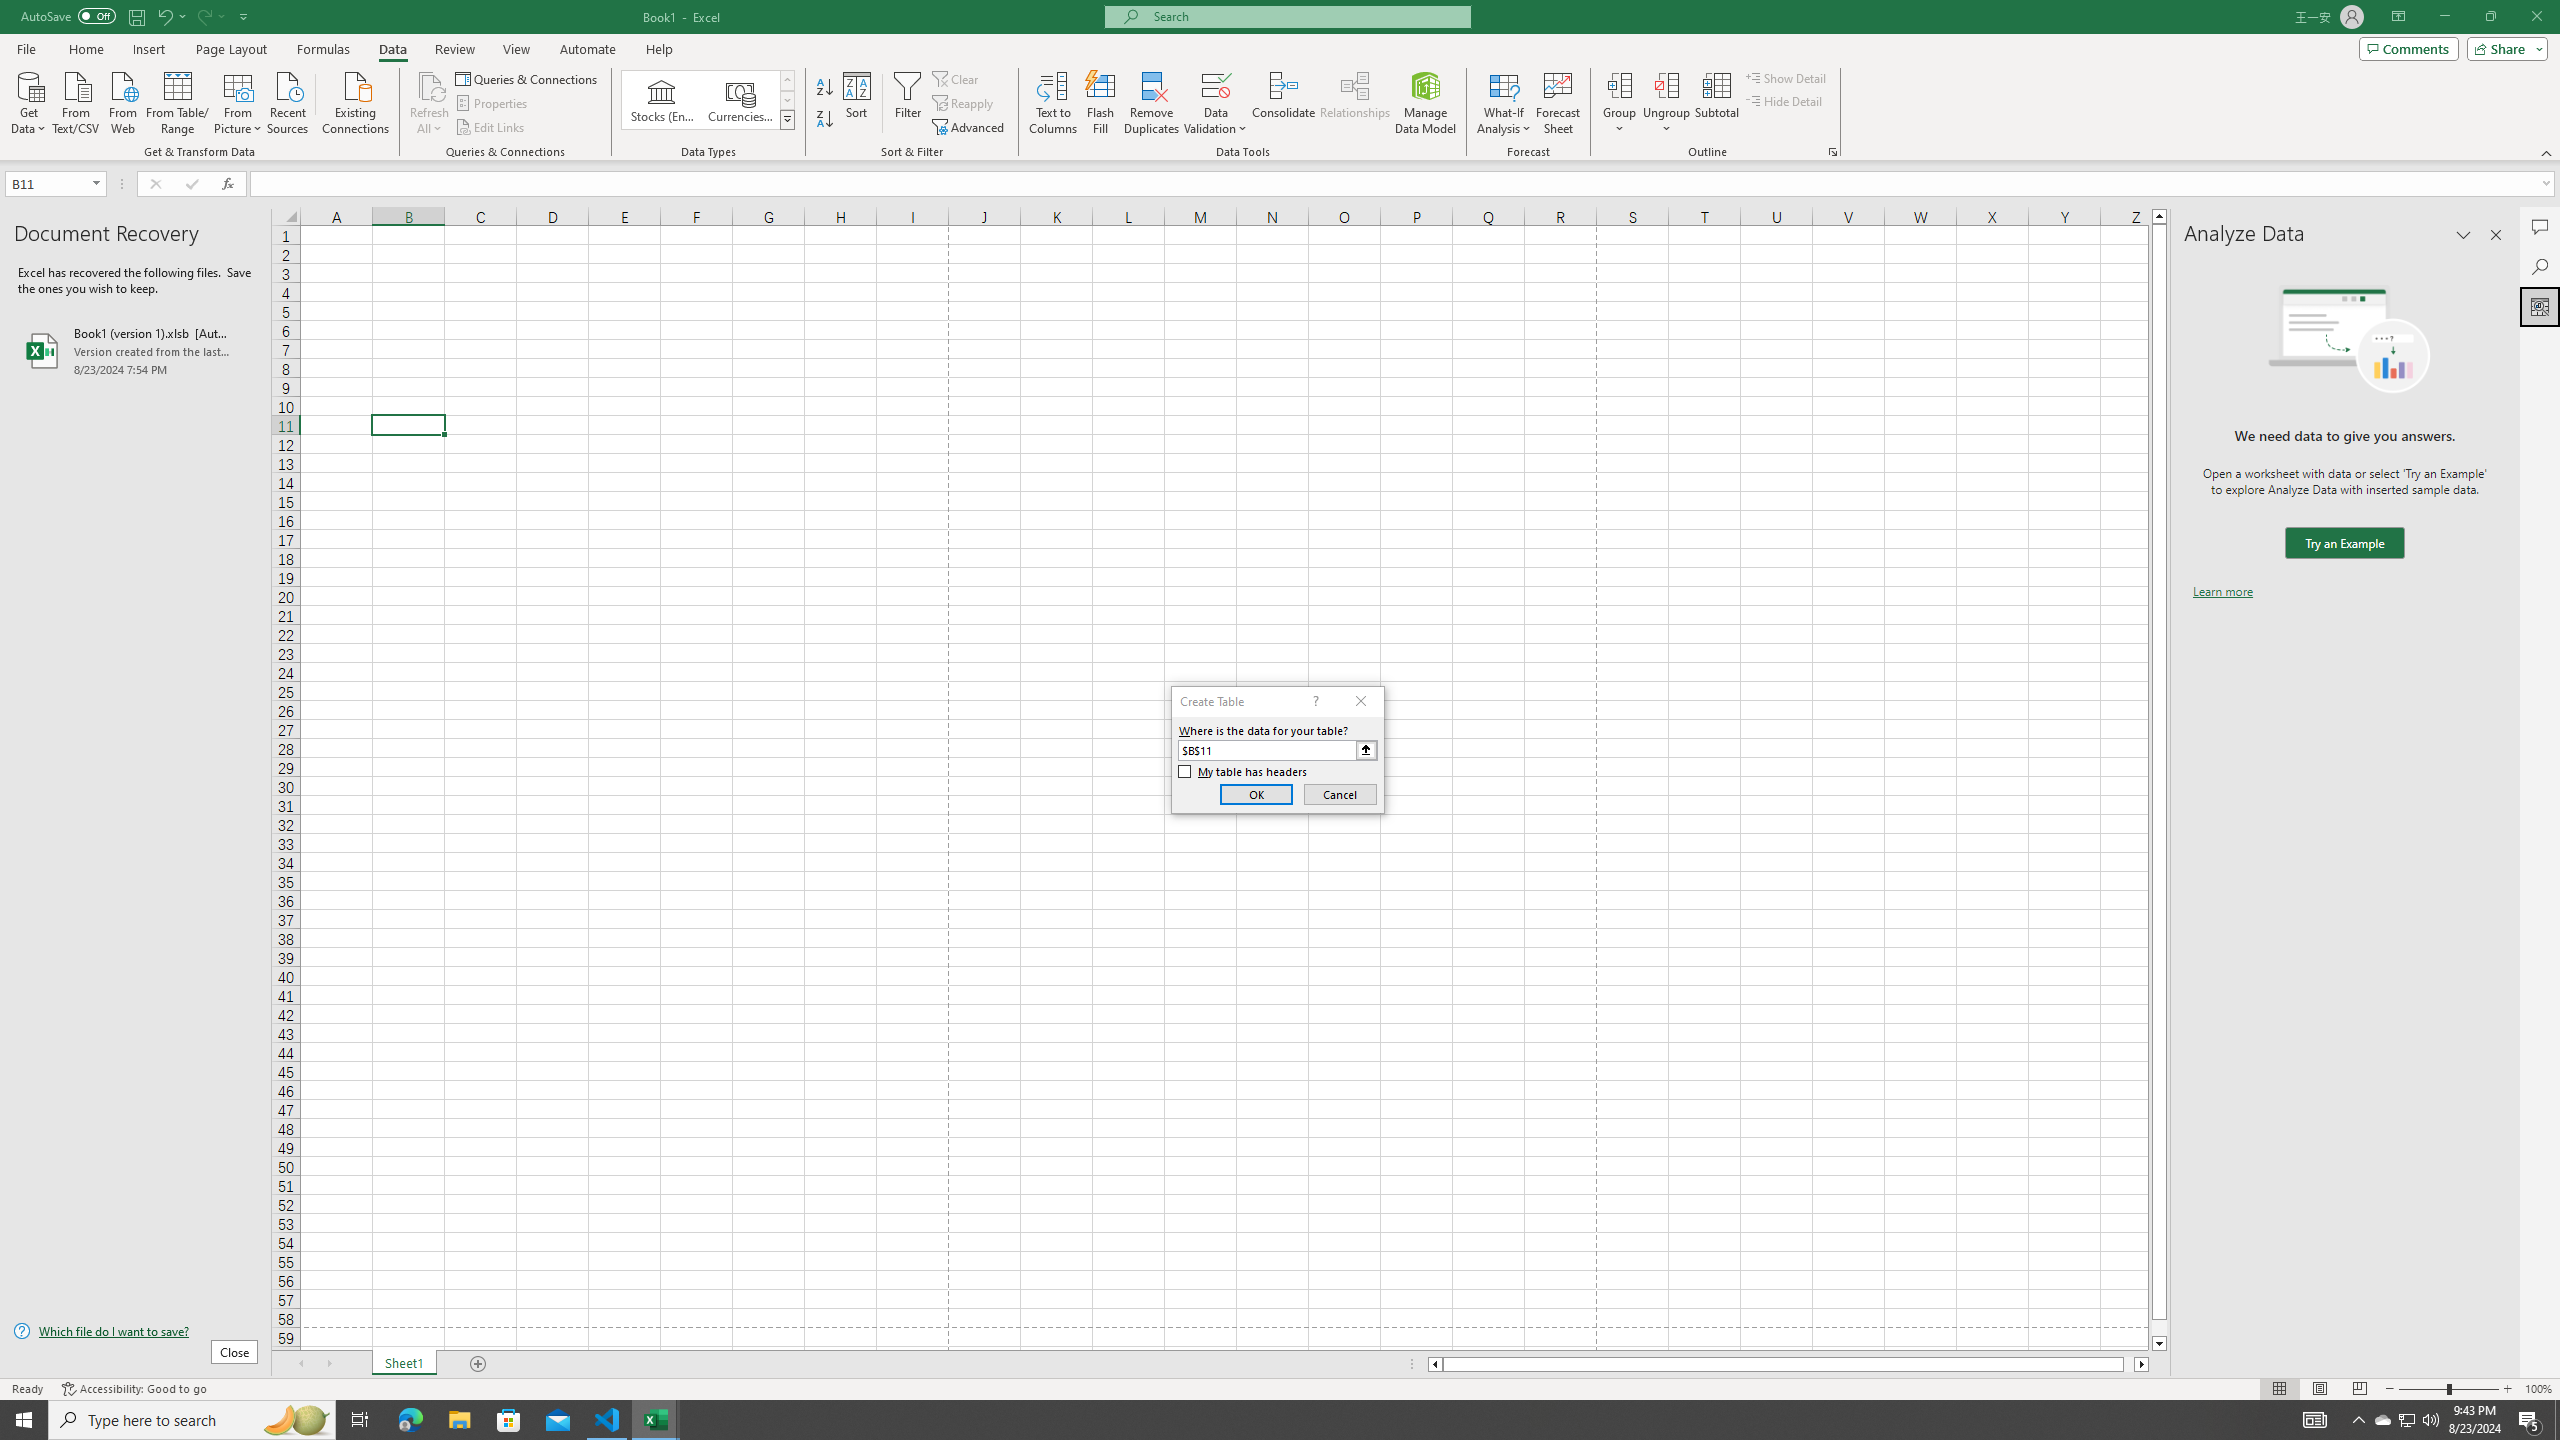 This screenshot has width=2560, height=1440. Describe the element at coordinates (1424, 103) in the screenshot. I see `'Manage Data Model'` at that location.